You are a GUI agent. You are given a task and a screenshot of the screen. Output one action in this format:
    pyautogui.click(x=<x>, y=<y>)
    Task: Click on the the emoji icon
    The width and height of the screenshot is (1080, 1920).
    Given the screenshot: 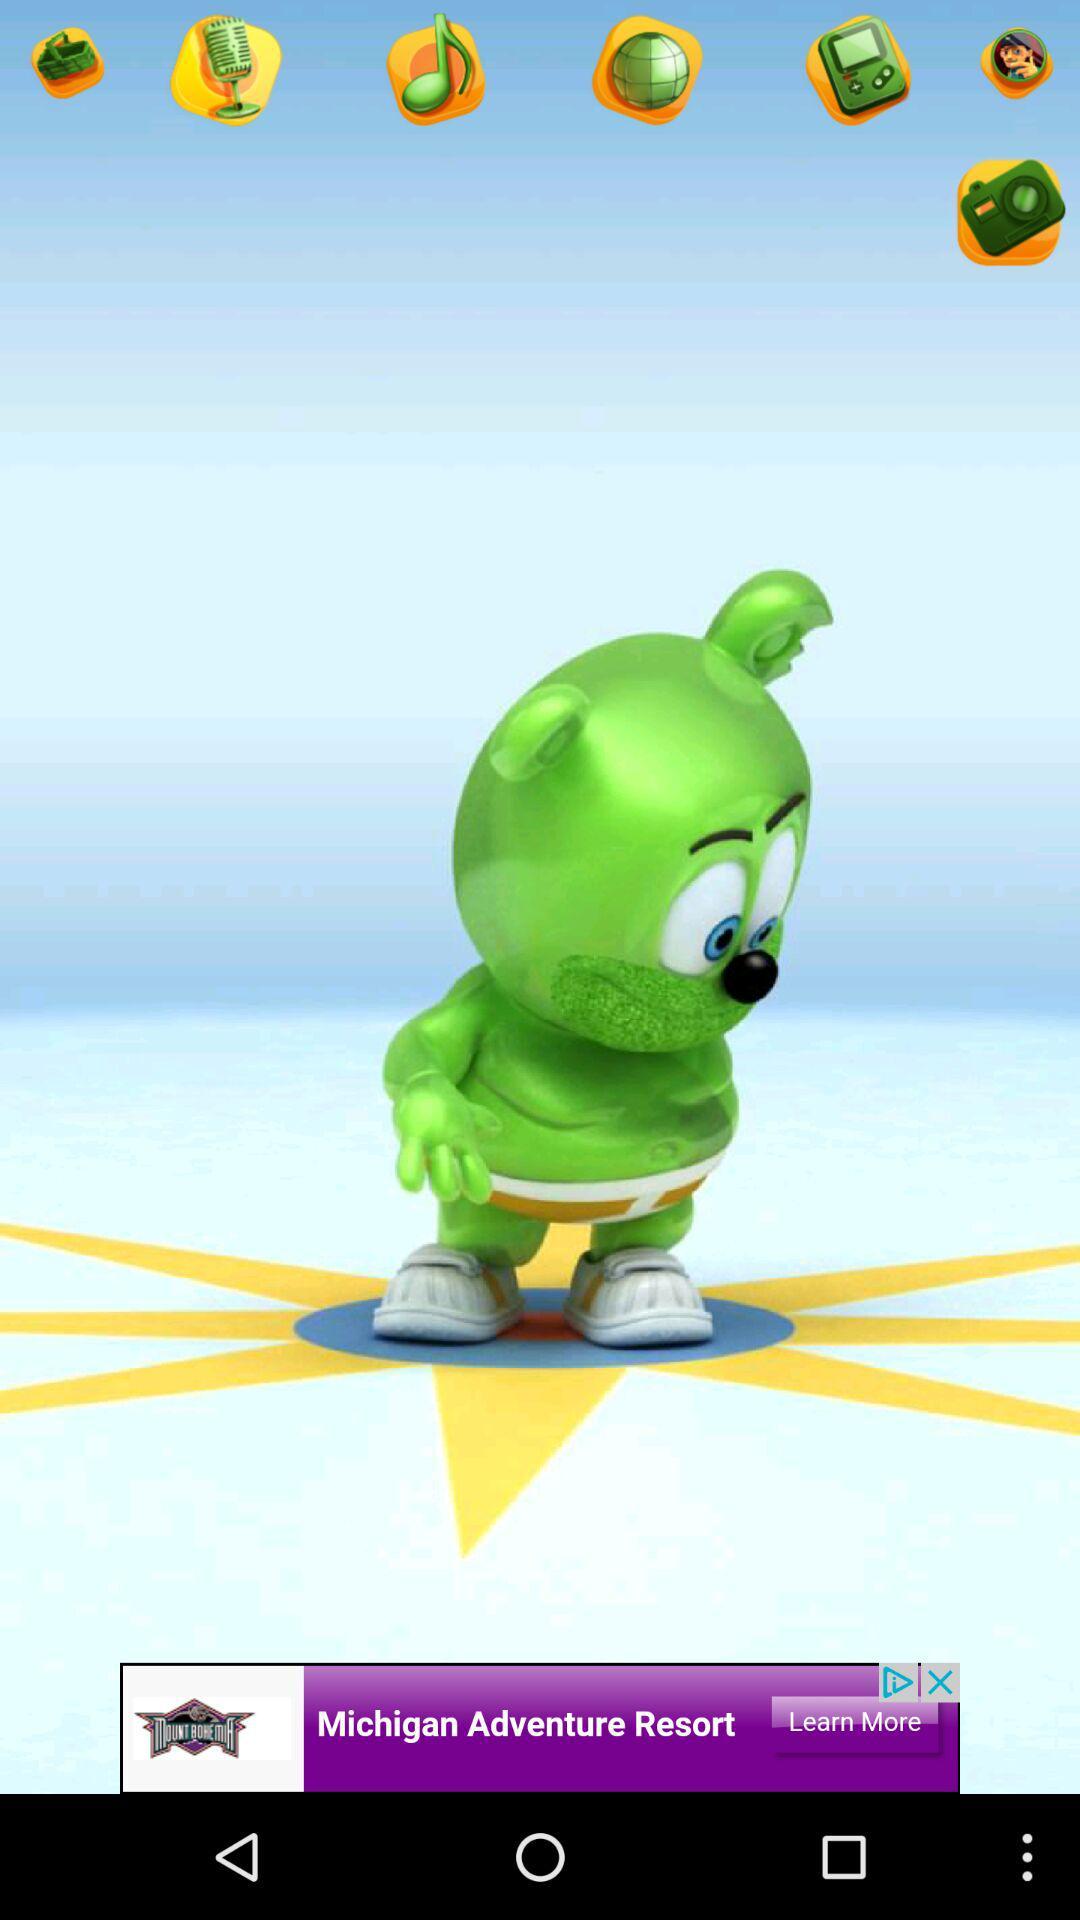 What is the action you would take?
    pyautogui.click(x=1014, y=70)
    